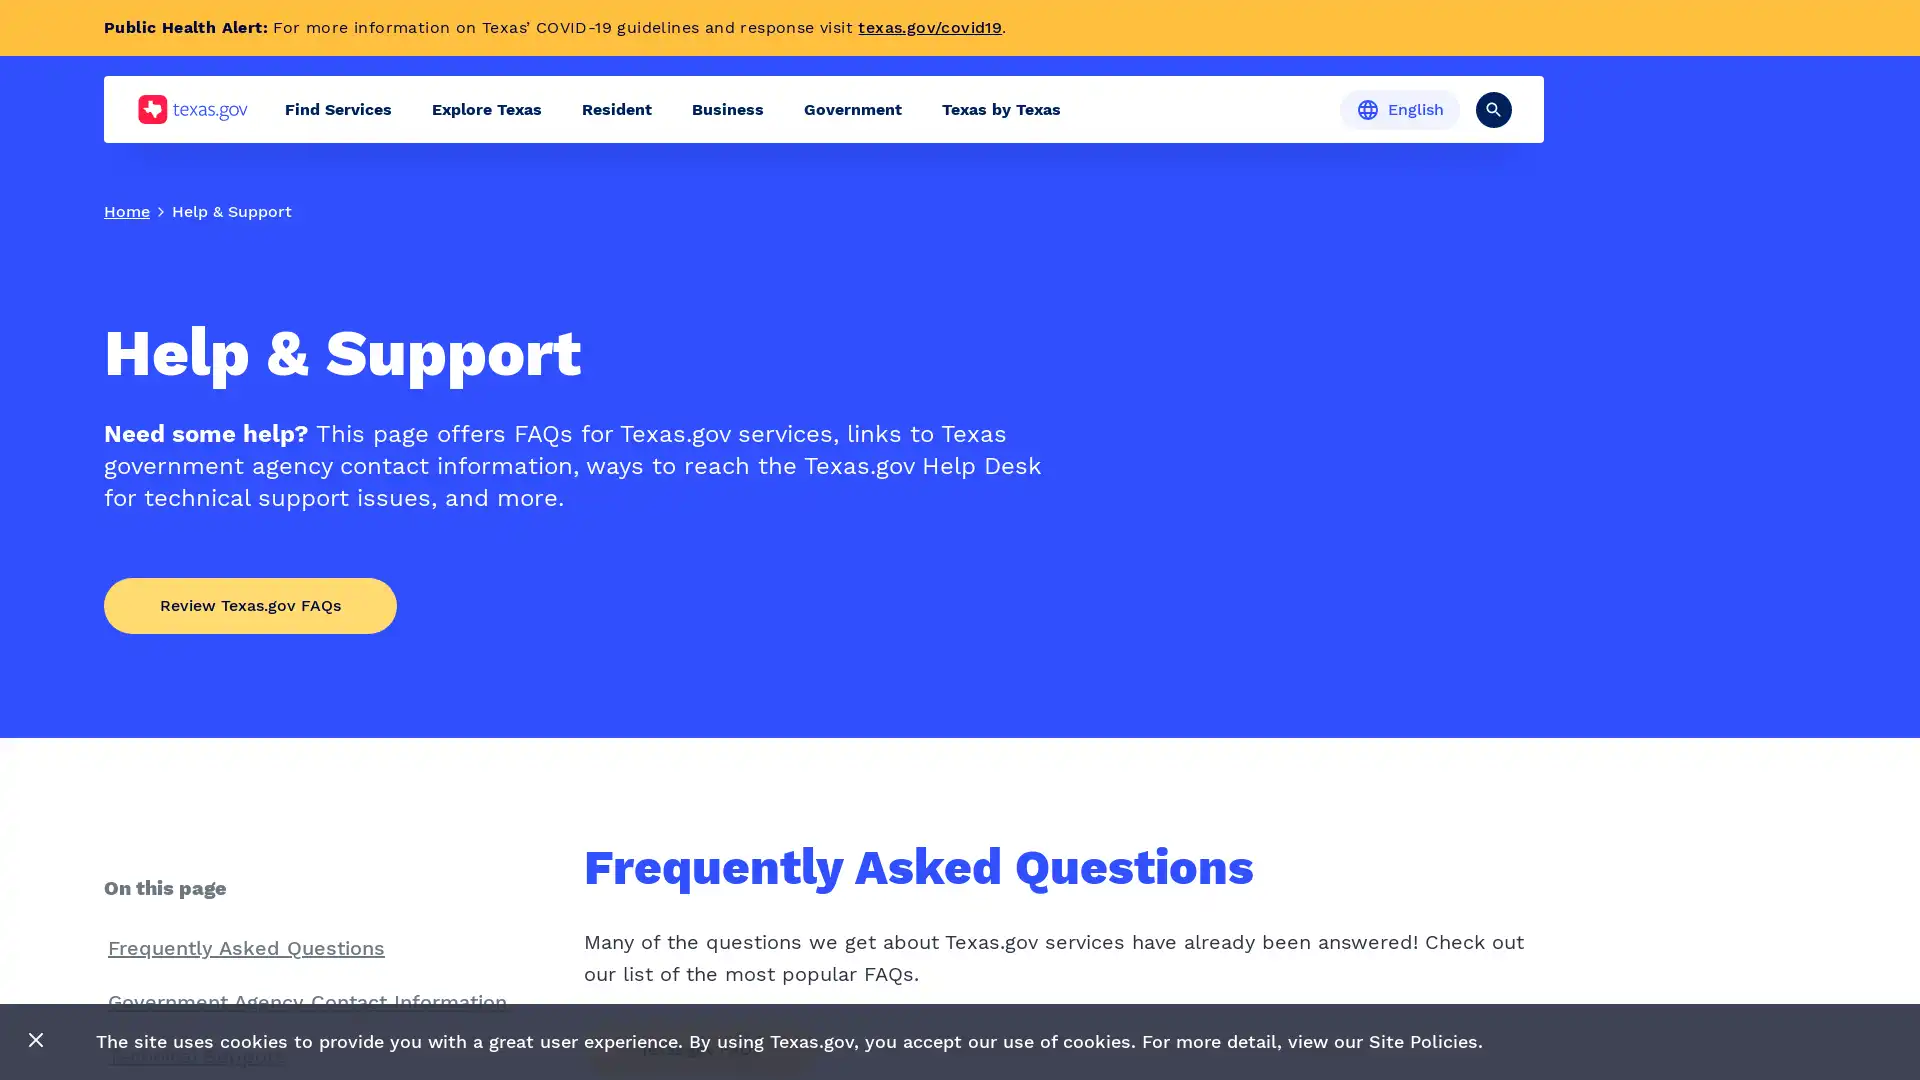 The height and width of the screenshot is (1080, 1920). I want to click on Business, so click(727, 109).